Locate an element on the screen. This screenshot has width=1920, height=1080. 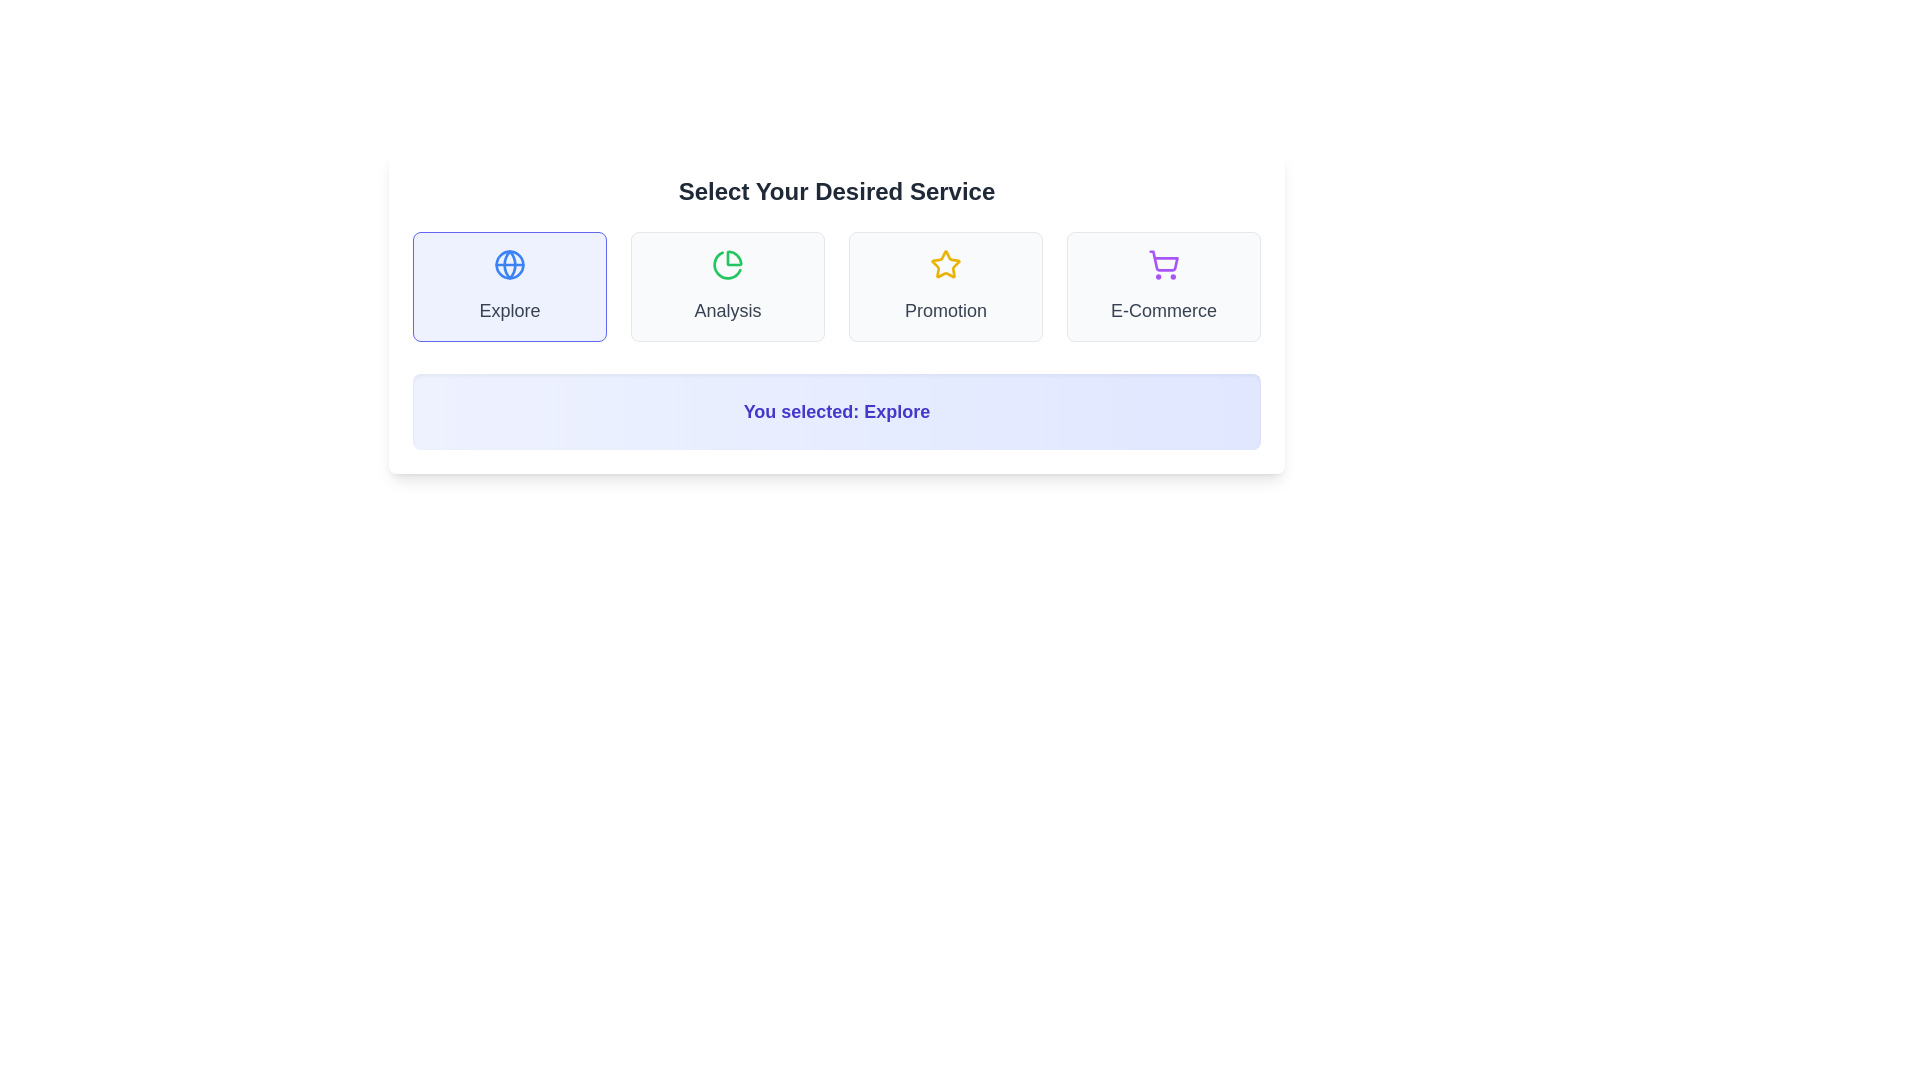
the text label displaying 'Analysis' is located at coordinates (727, 311).